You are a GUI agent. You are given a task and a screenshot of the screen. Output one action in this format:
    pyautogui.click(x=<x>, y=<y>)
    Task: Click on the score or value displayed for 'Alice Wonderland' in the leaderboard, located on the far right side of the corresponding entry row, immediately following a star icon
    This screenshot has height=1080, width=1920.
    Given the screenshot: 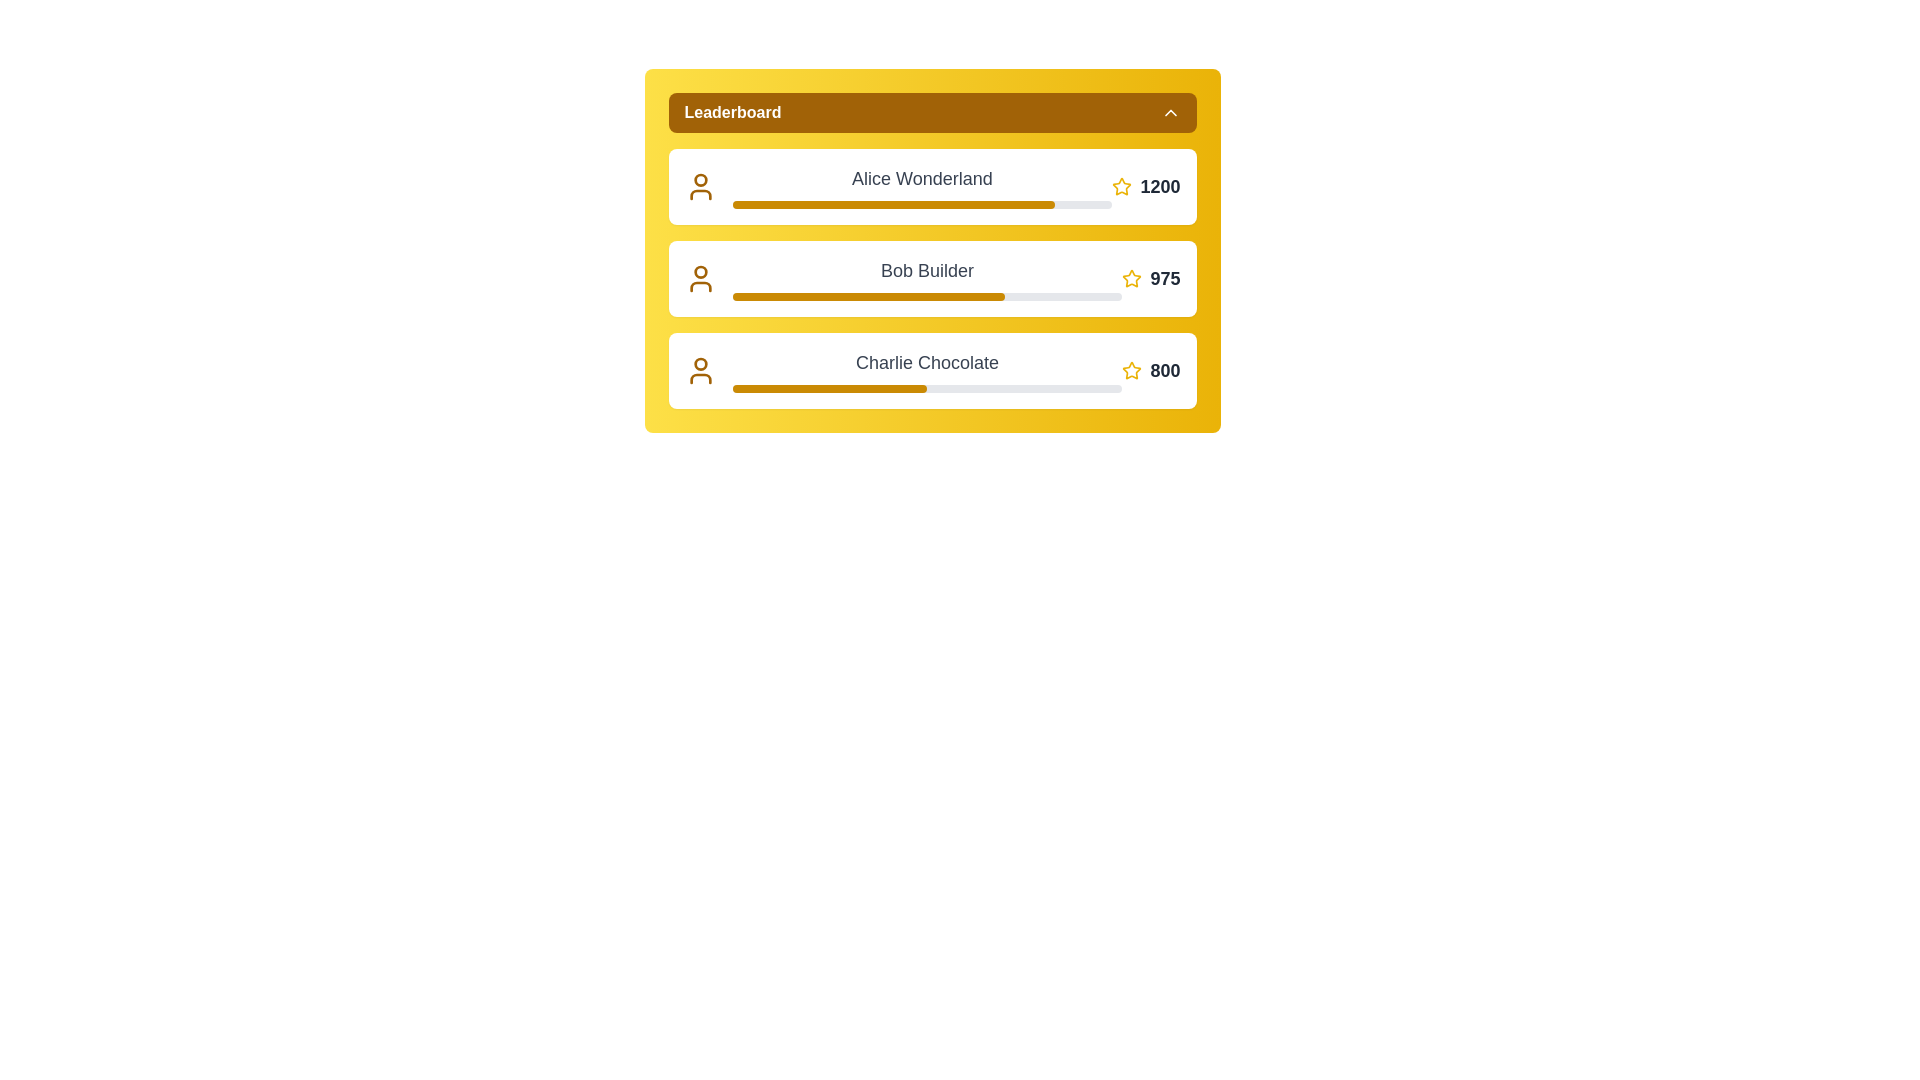 What is the action you would take?
    pyautogui.click(x=1146, y=186)
    